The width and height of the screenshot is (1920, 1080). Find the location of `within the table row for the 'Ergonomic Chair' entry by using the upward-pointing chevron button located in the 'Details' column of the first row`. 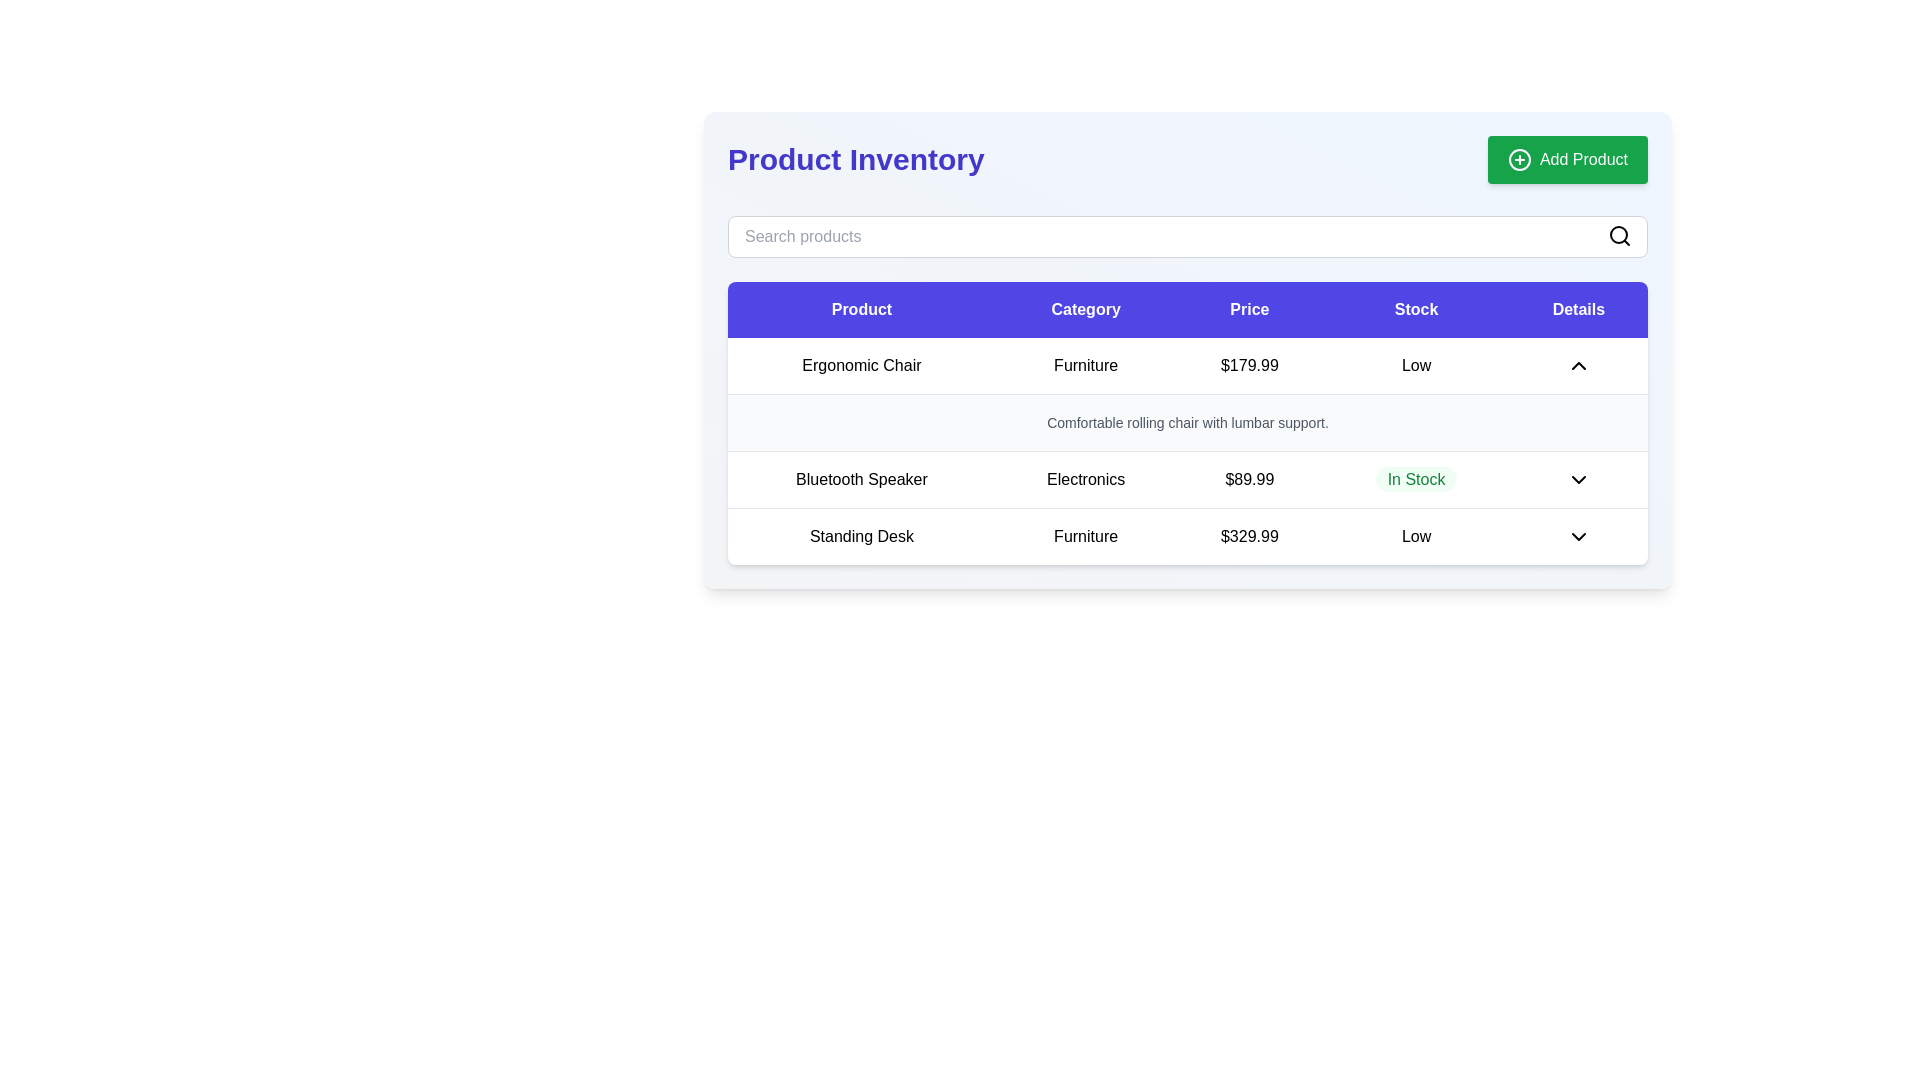

within the table row for the 'Ergonomic Chair' entry by using the upward-pointing chevron button located in the 'Details' column of the first row is located at coordinates (1577, 366).